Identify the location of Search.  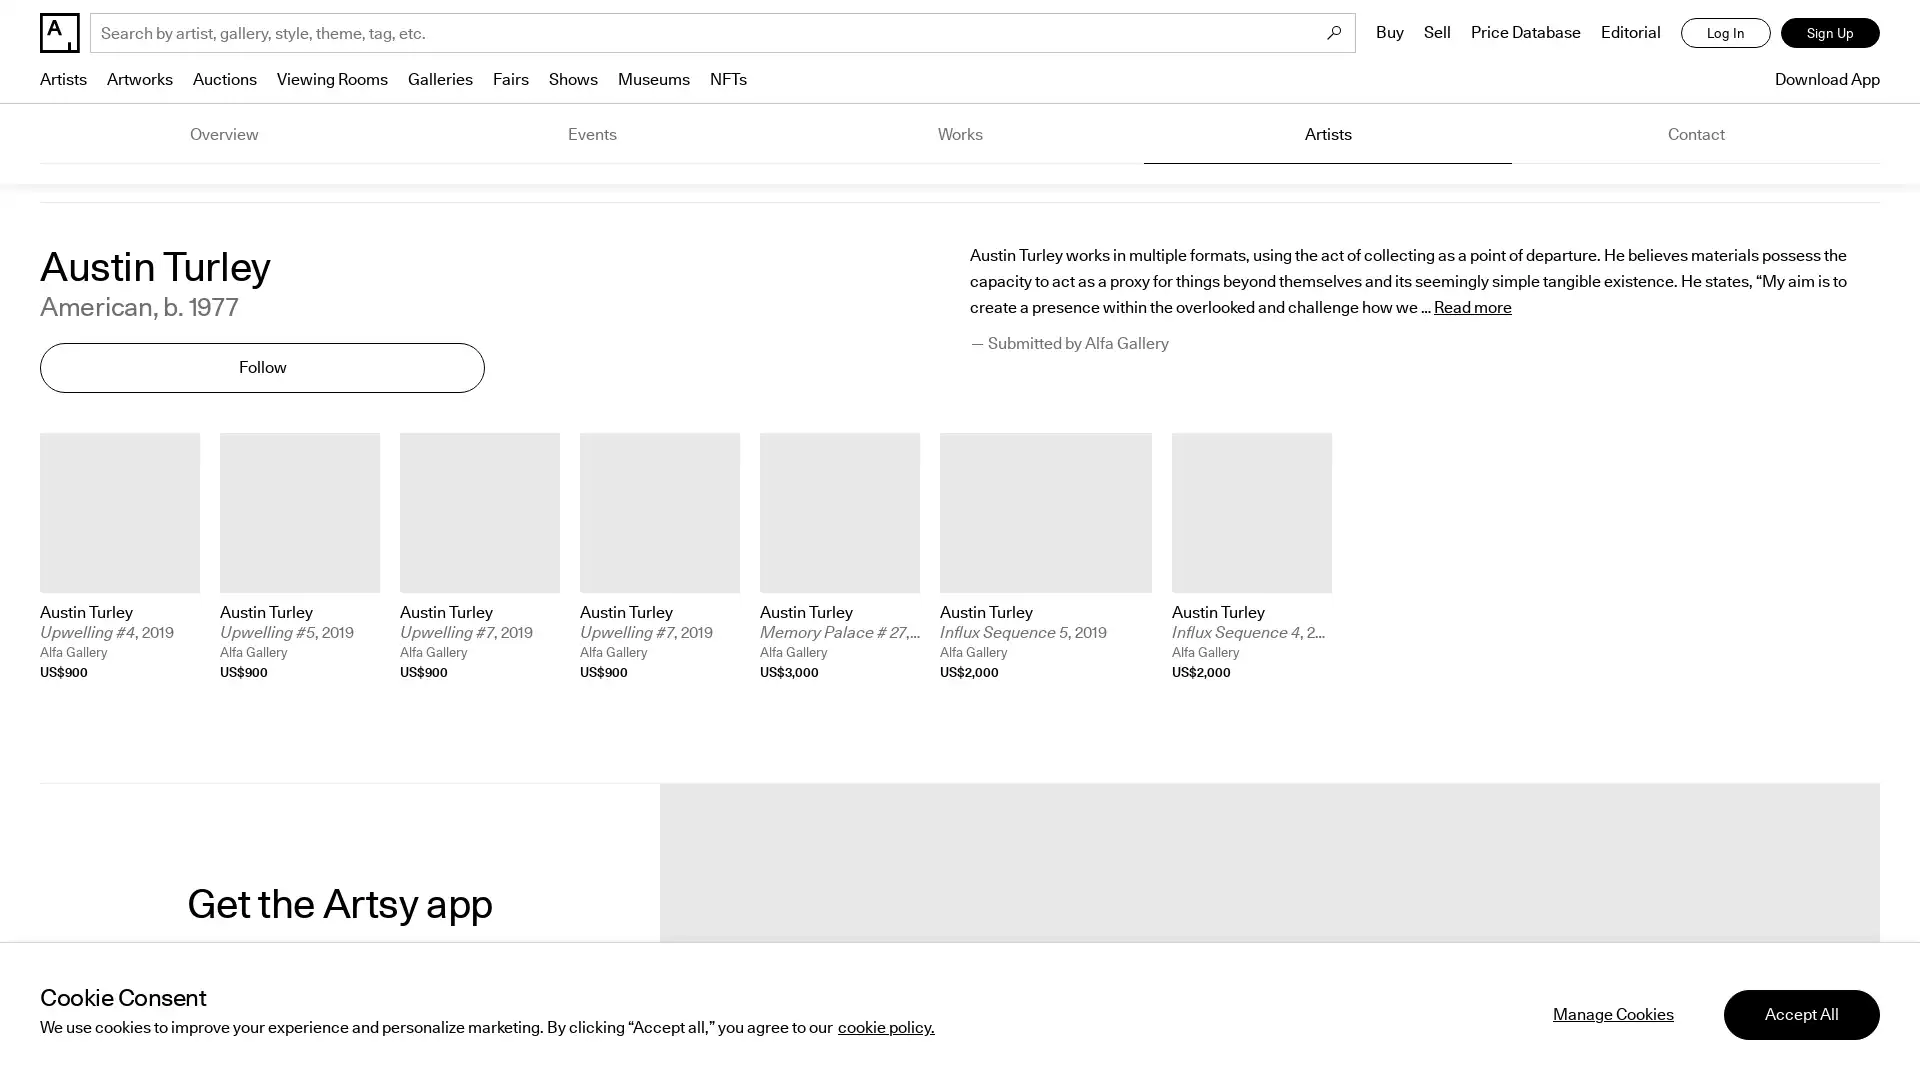
(1334, 33).